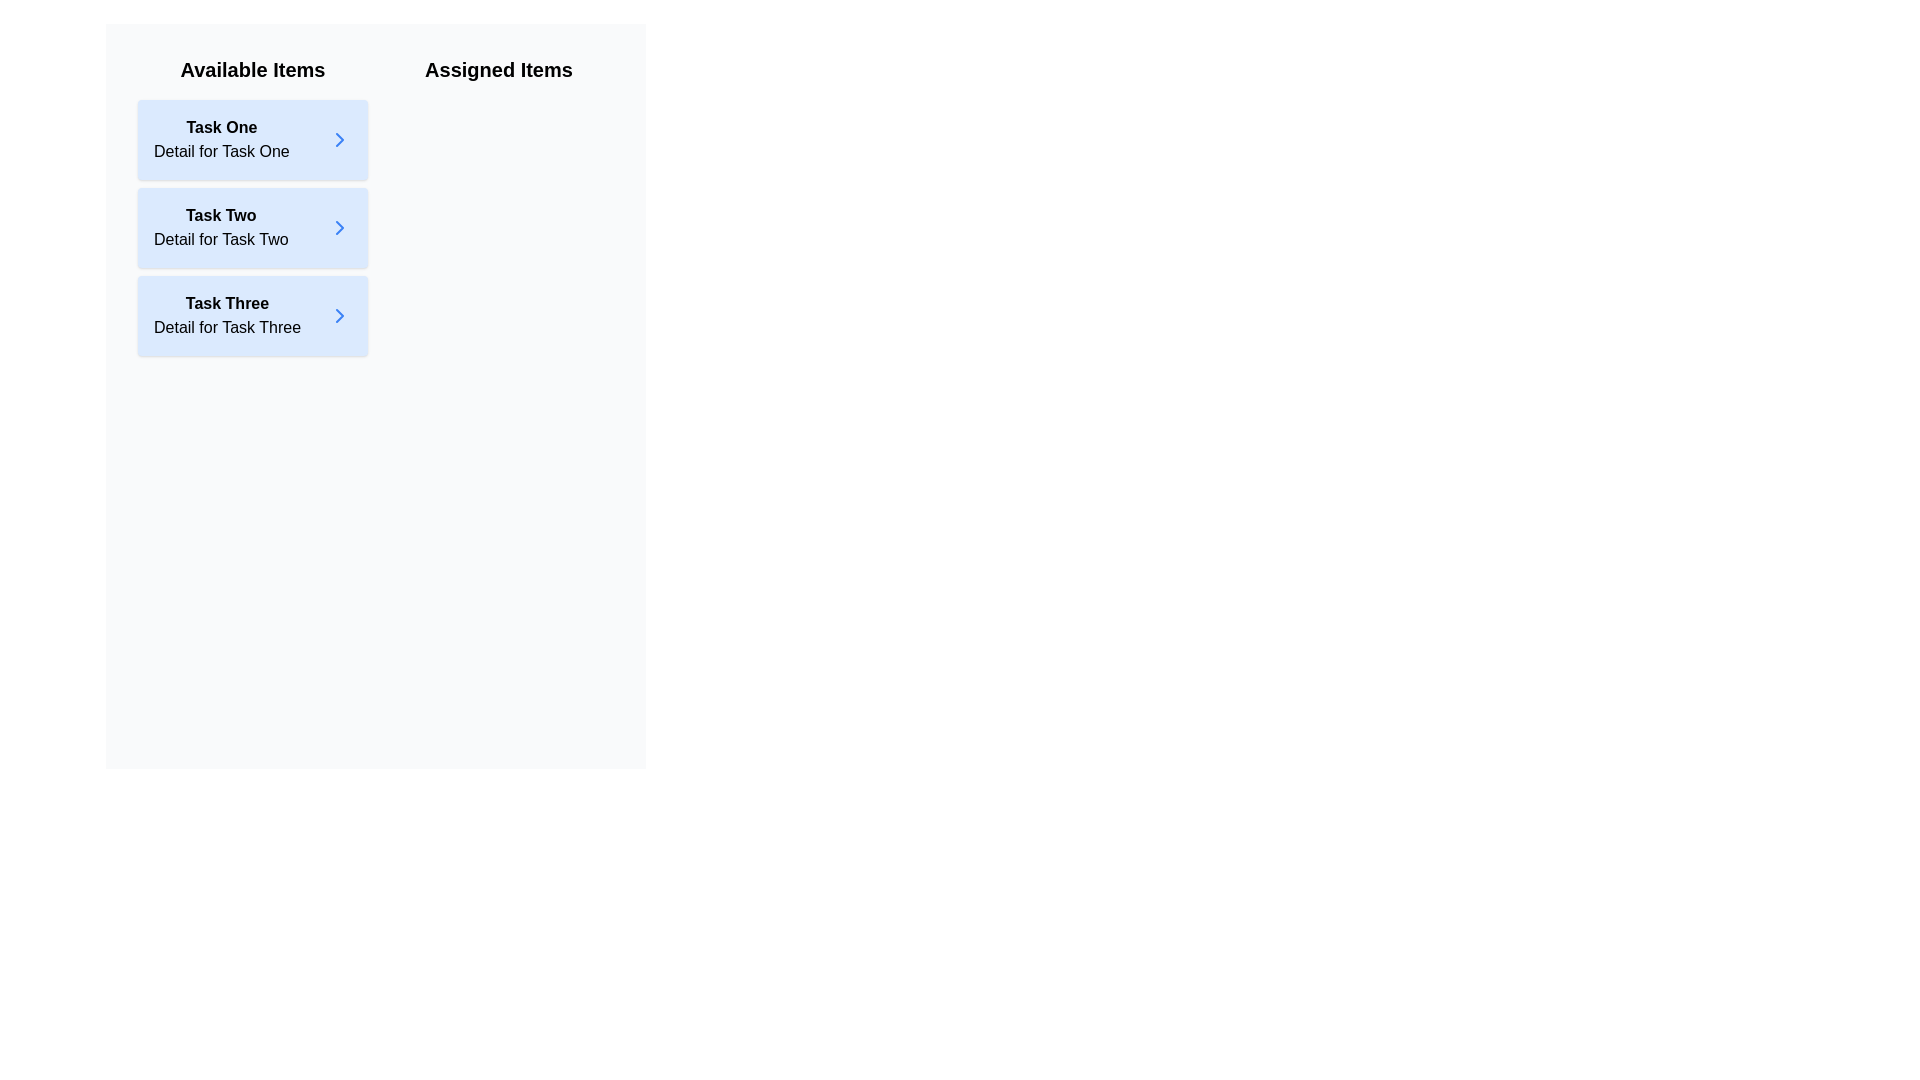 This screenshot has width=1920, height=1080. What do you see at coordinates (340, 315) in the screenshot?
I see `right arrow icon next to the item 'Task Three' in the 'Available Items' list to move it to the 'Assigned Items' list` at bounding box center [340, 315].